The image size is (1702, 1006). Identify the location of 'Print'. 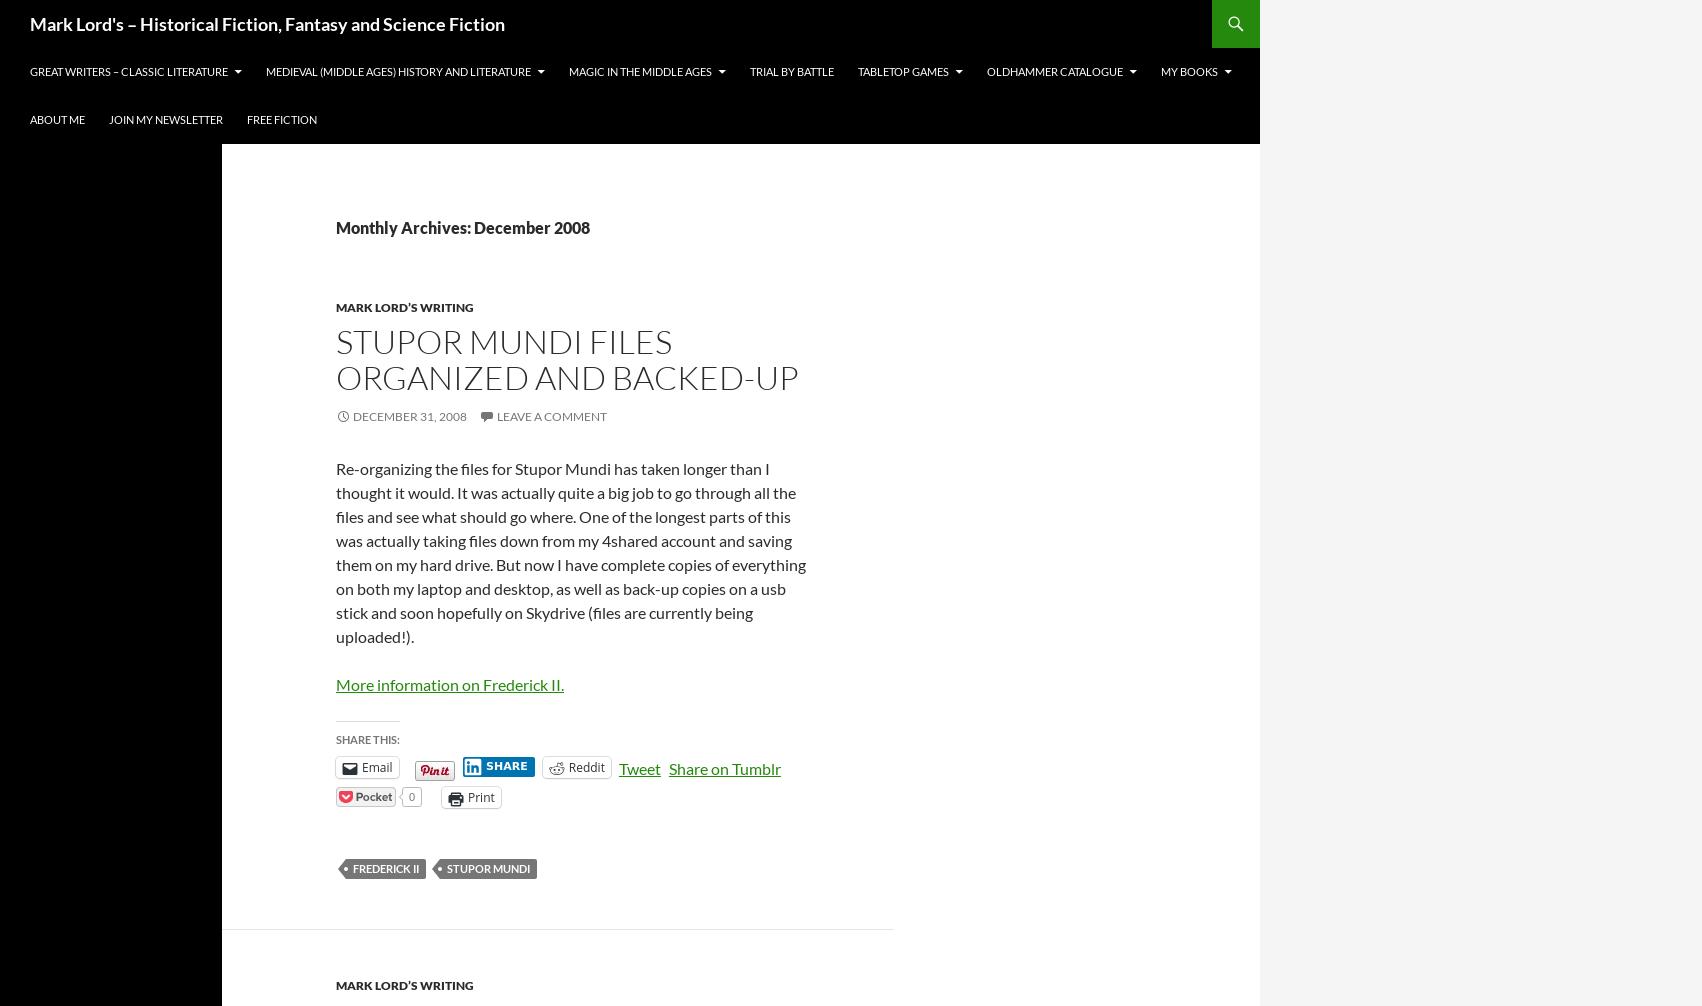
(479, 796).